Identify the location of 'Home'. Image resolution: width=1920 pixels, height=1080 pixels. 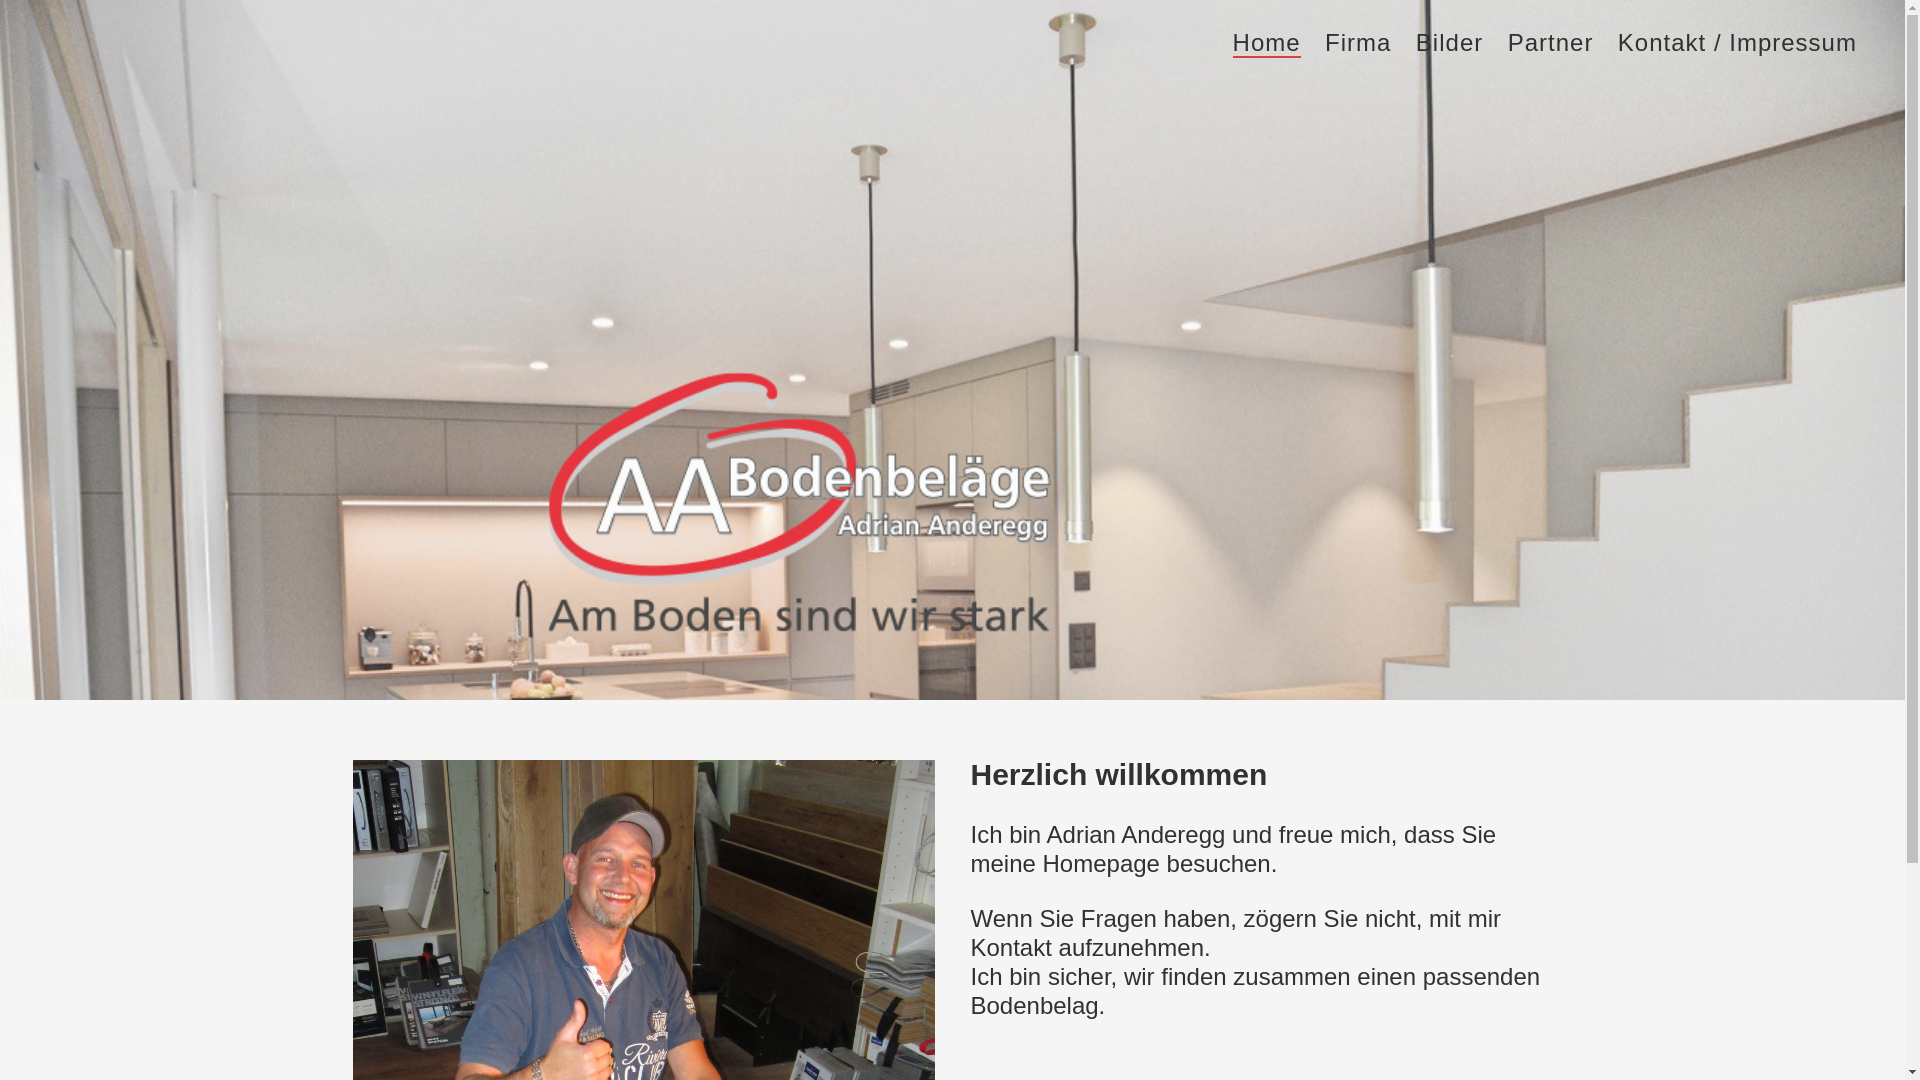
(1232, 44).